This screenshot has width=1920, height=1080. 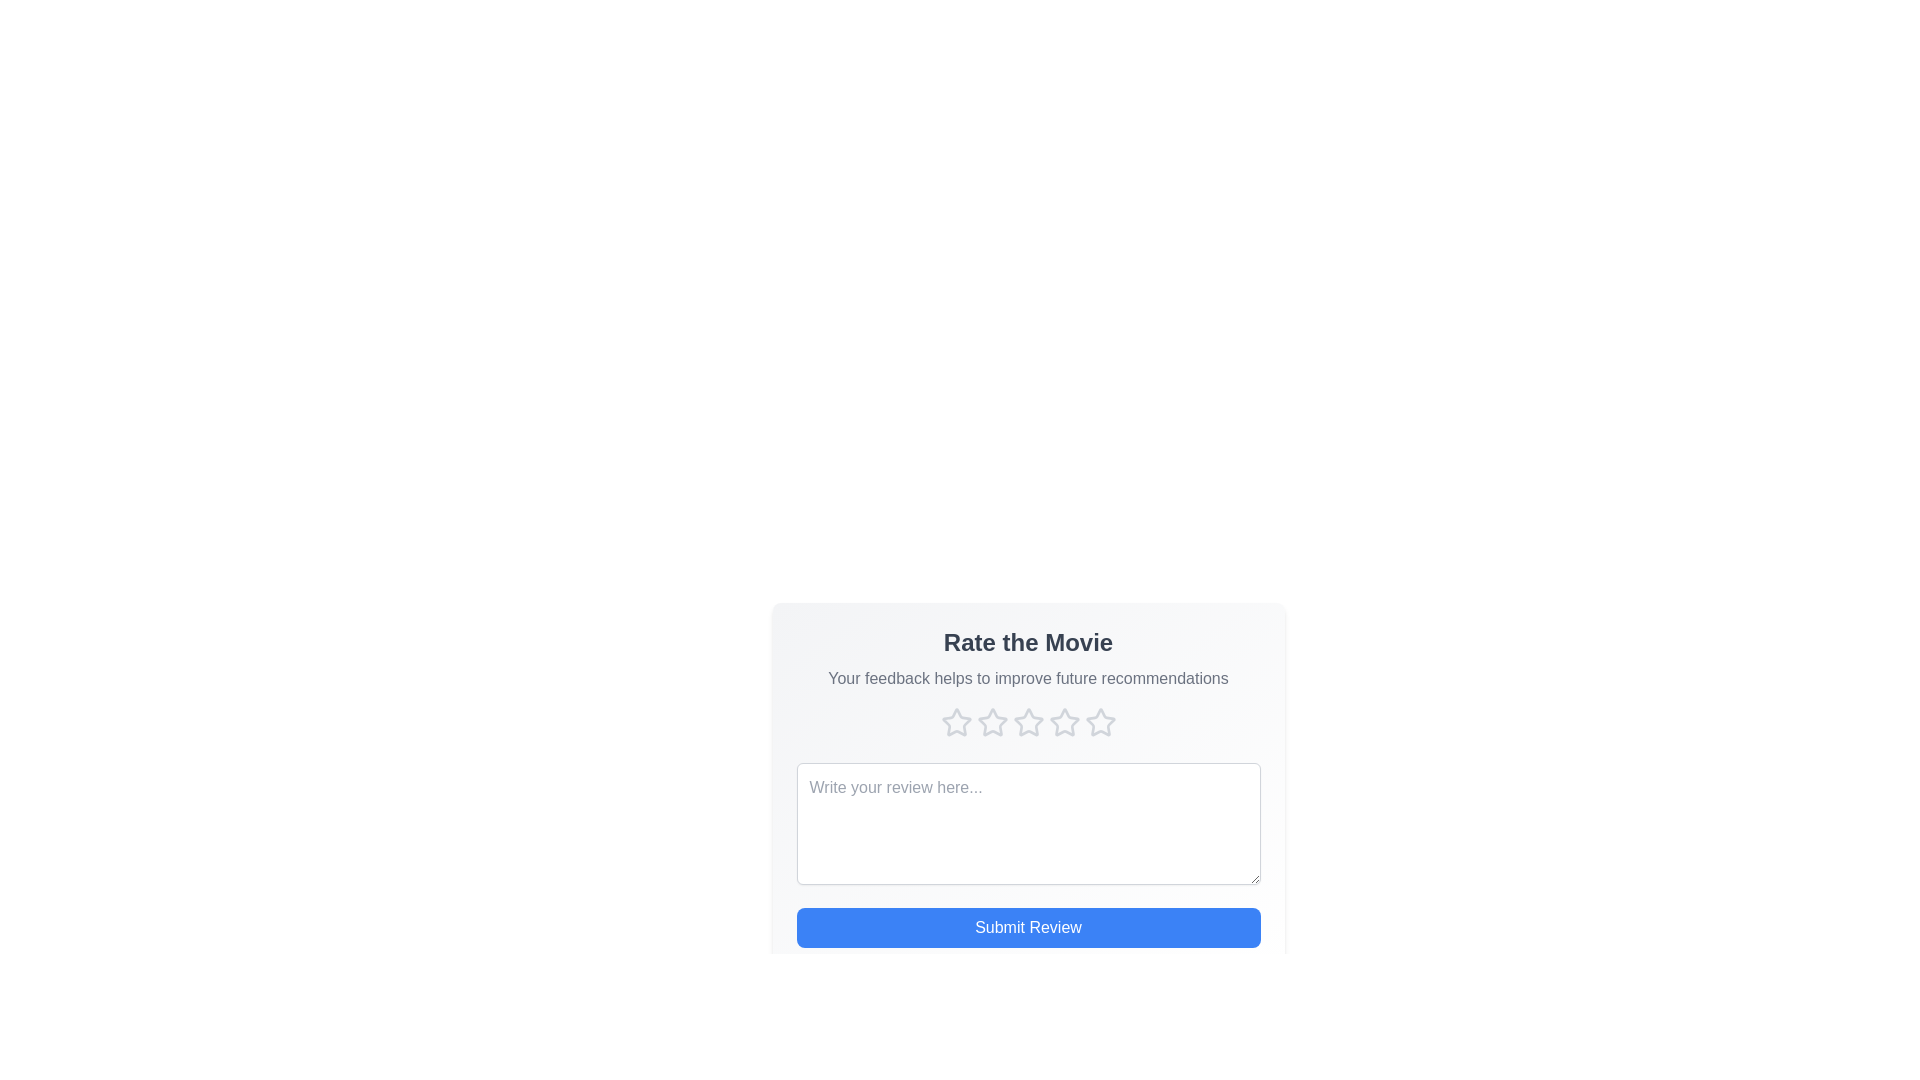 What do you see at coordinates (1028, 722) in the screenshot?
I see `the third star in the rating feature located below the 'Rate the Movie' header` at bounding box center [1028, 722].